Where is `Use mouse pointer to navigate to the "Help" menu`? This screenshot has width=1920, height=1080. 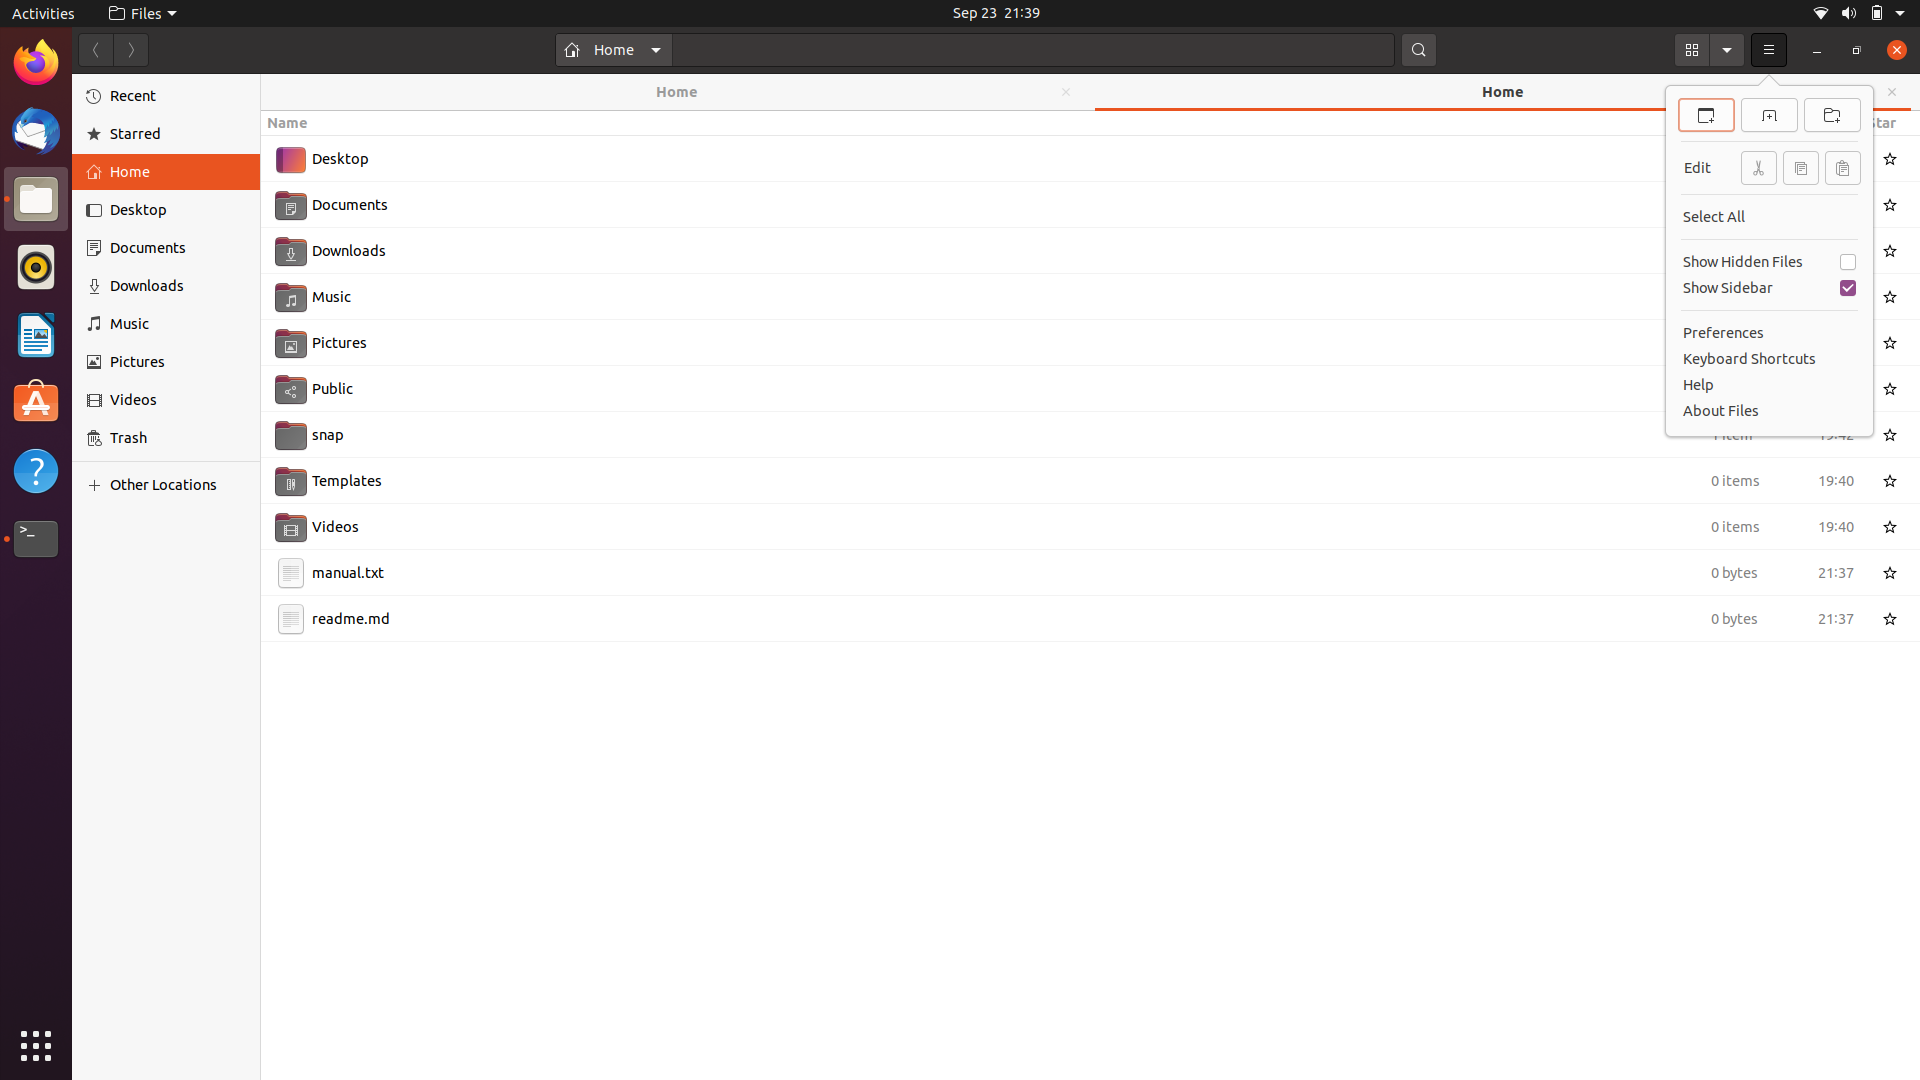 Use mouse pointer to navigate to the "Help" menu is located at coordinates (1767, 384).